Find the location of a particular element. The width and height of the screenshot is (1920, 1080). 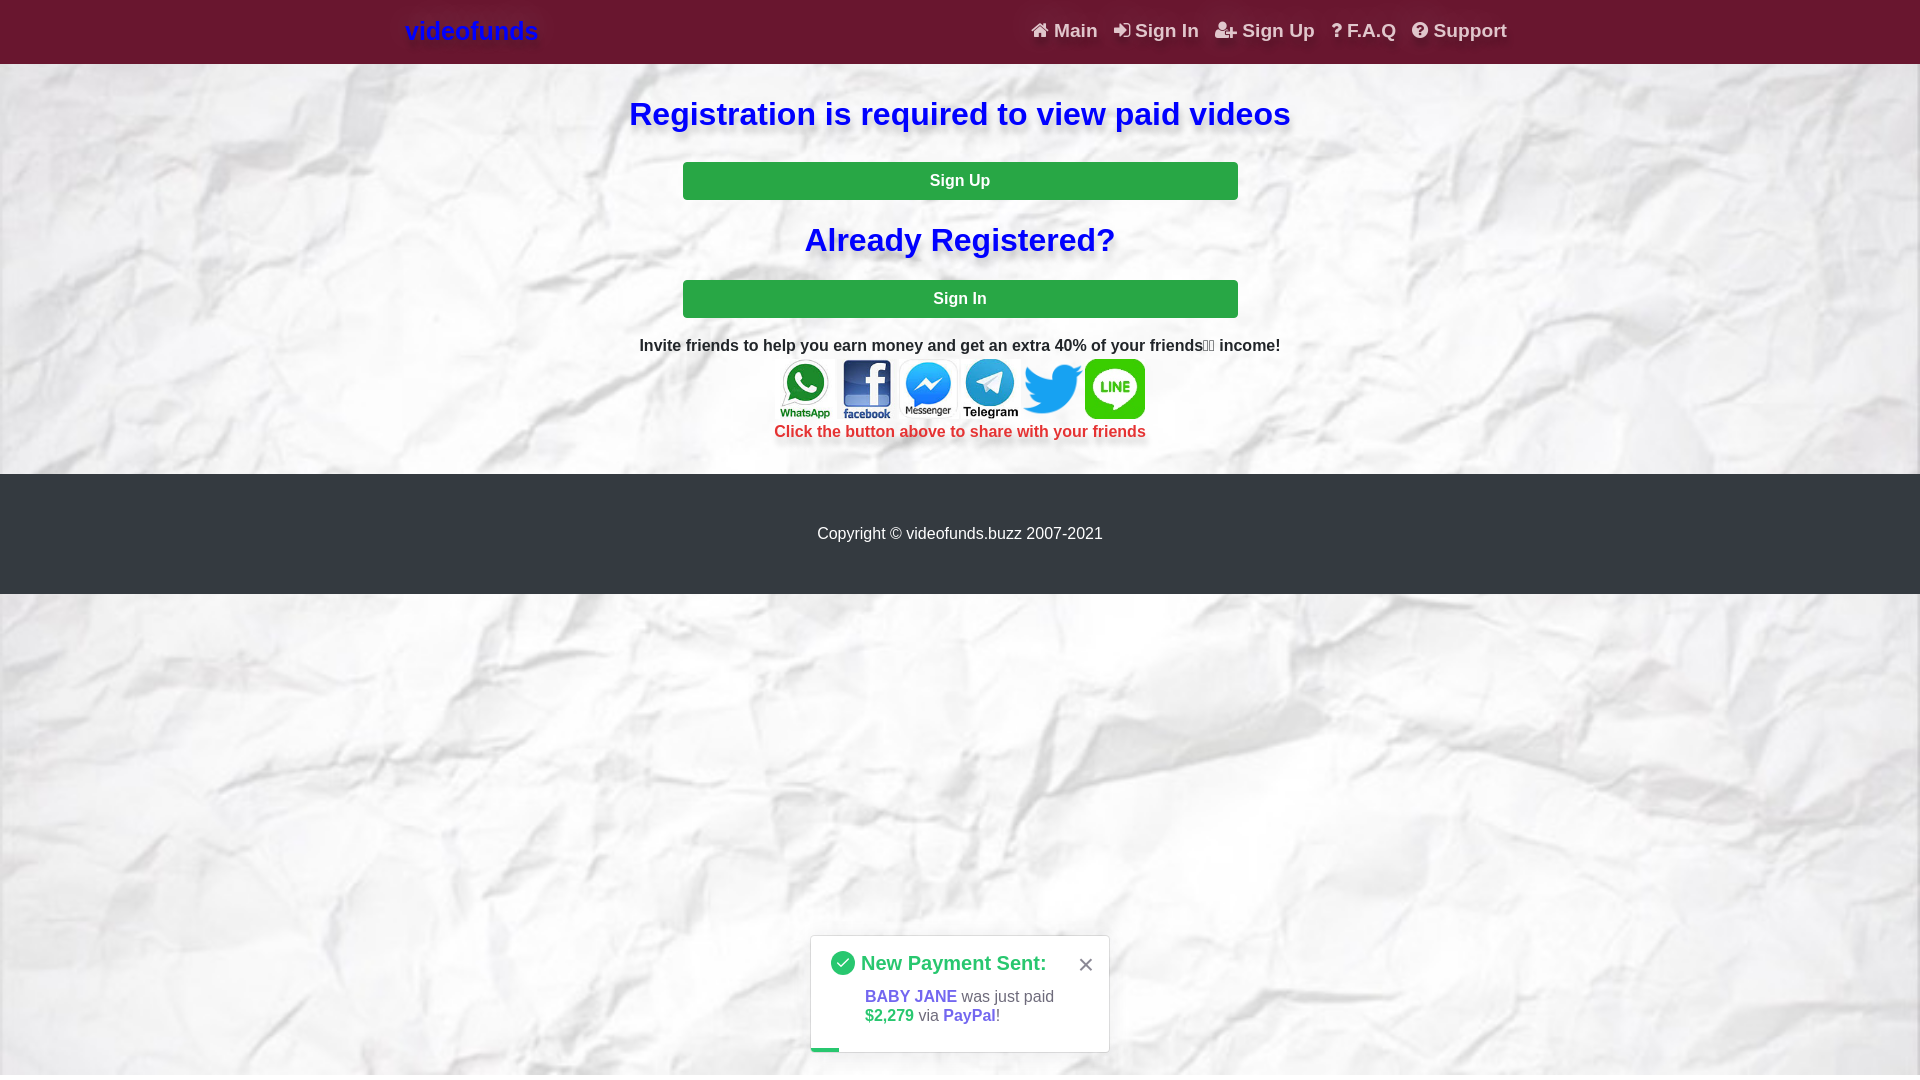

'Support' is located at coordinates (1459, 31).